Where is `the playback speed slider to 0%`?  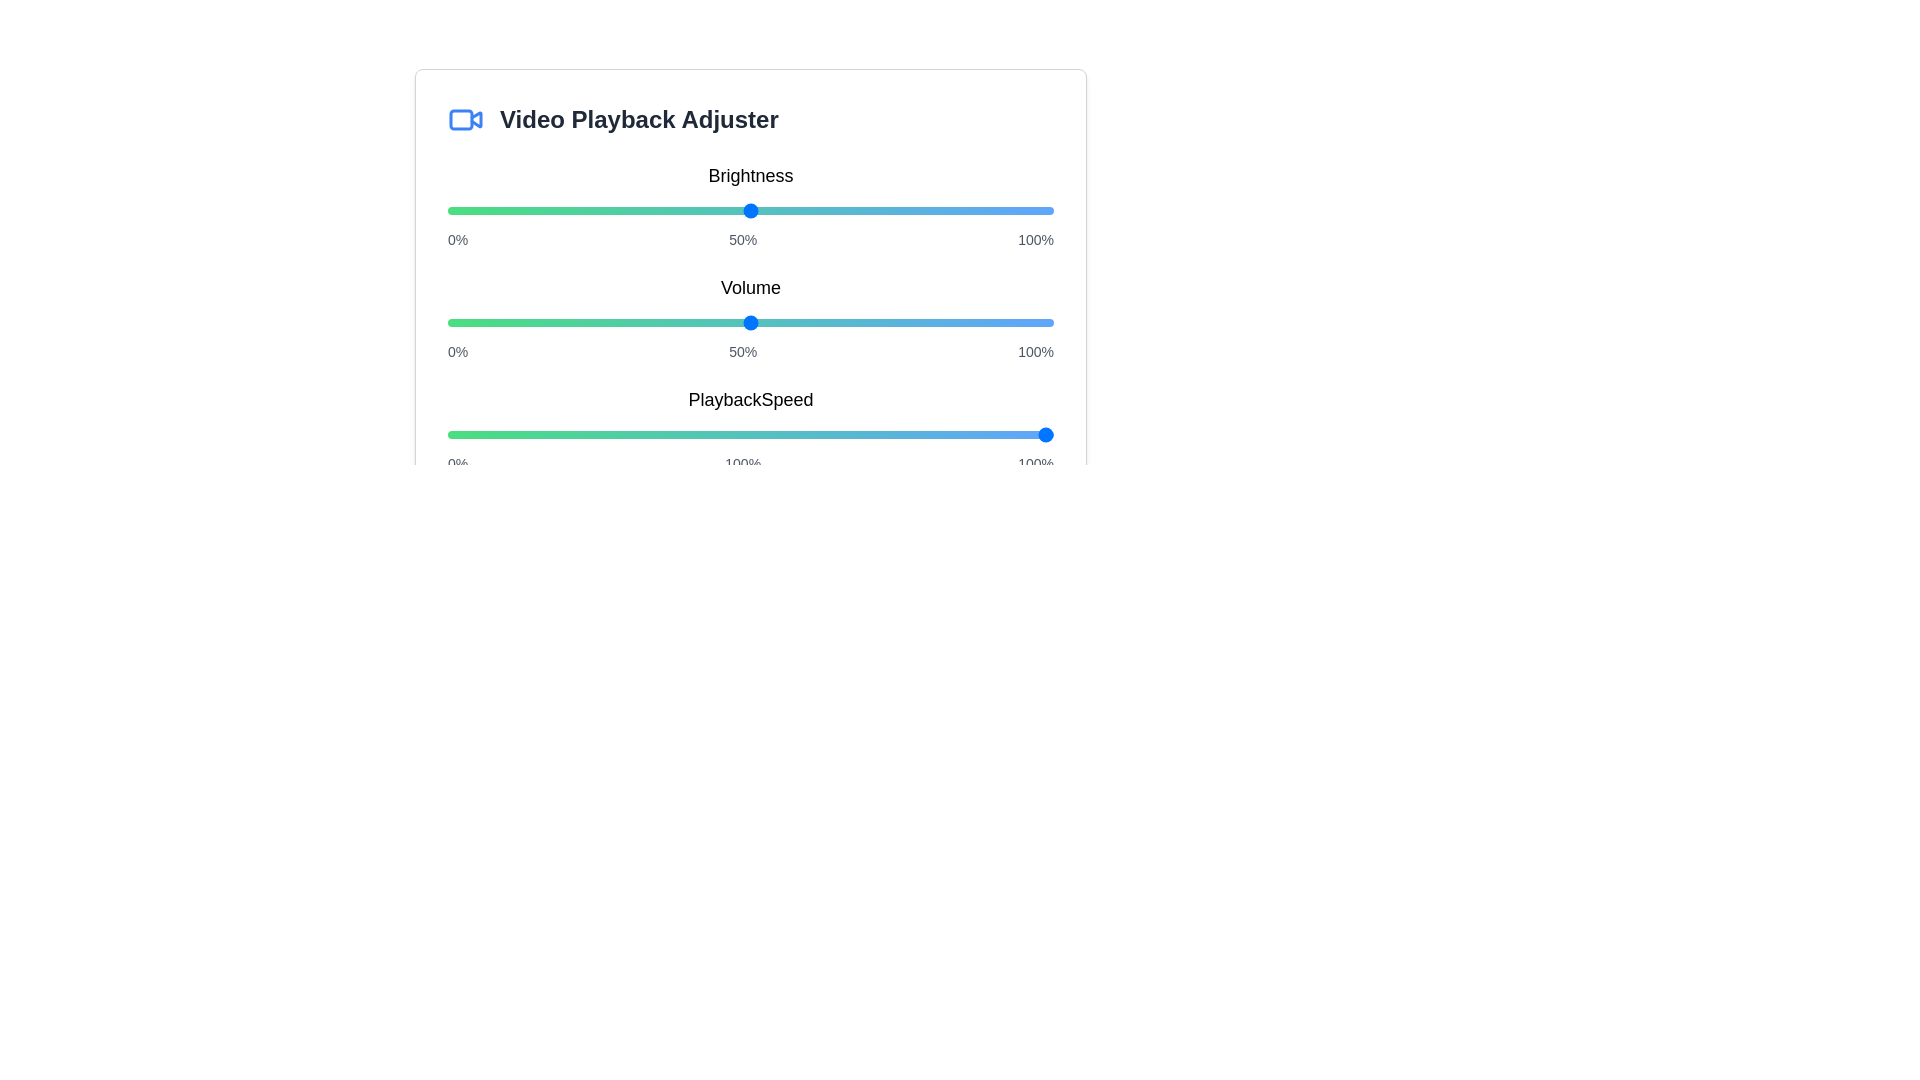 the playback speed slider to 0% is located at coordinates (446, 434).